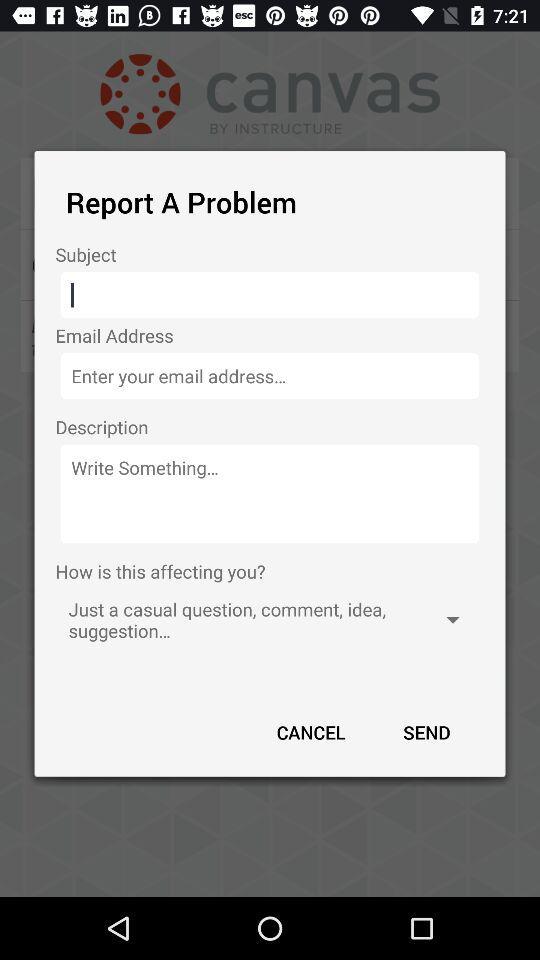 This screenshot has width=540, height=960. What do you see at coordinates (270, 493) in the screenshot?
I see `write option` at bounding box center [270, 493].